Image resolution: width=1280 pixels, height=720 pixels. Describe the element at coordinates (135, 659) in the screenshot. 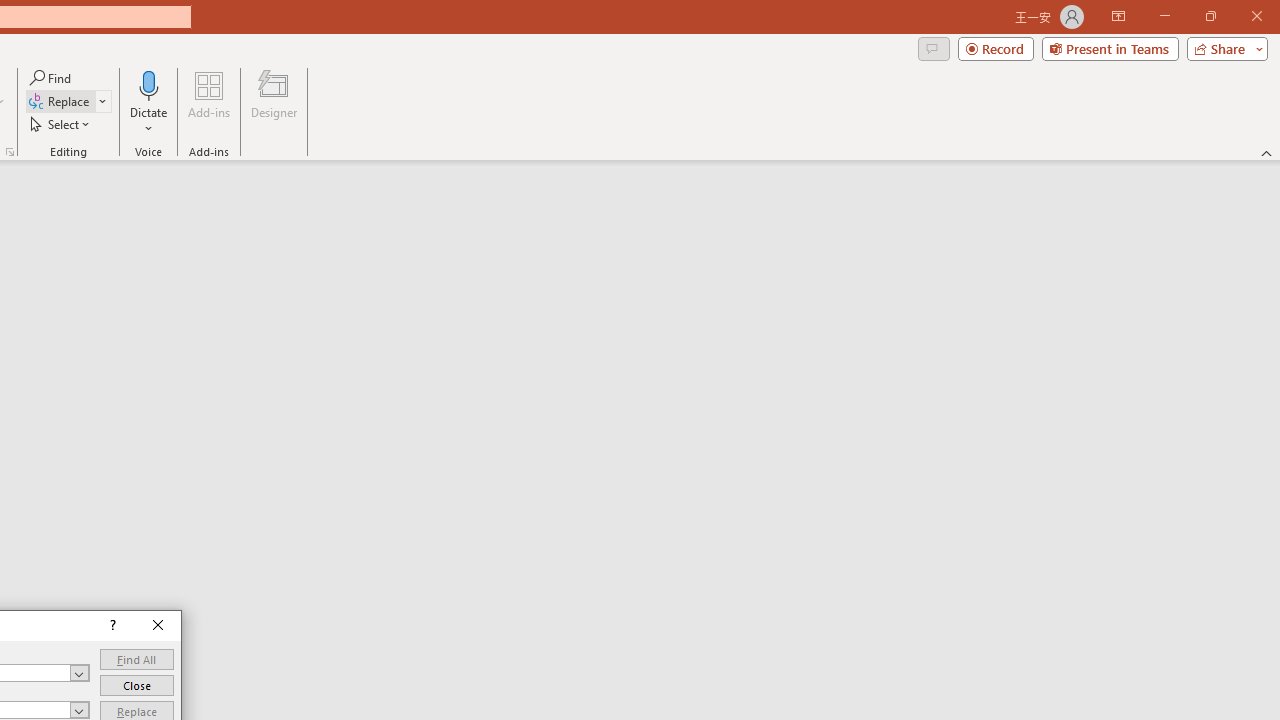

I see `'Find All'` at that location.